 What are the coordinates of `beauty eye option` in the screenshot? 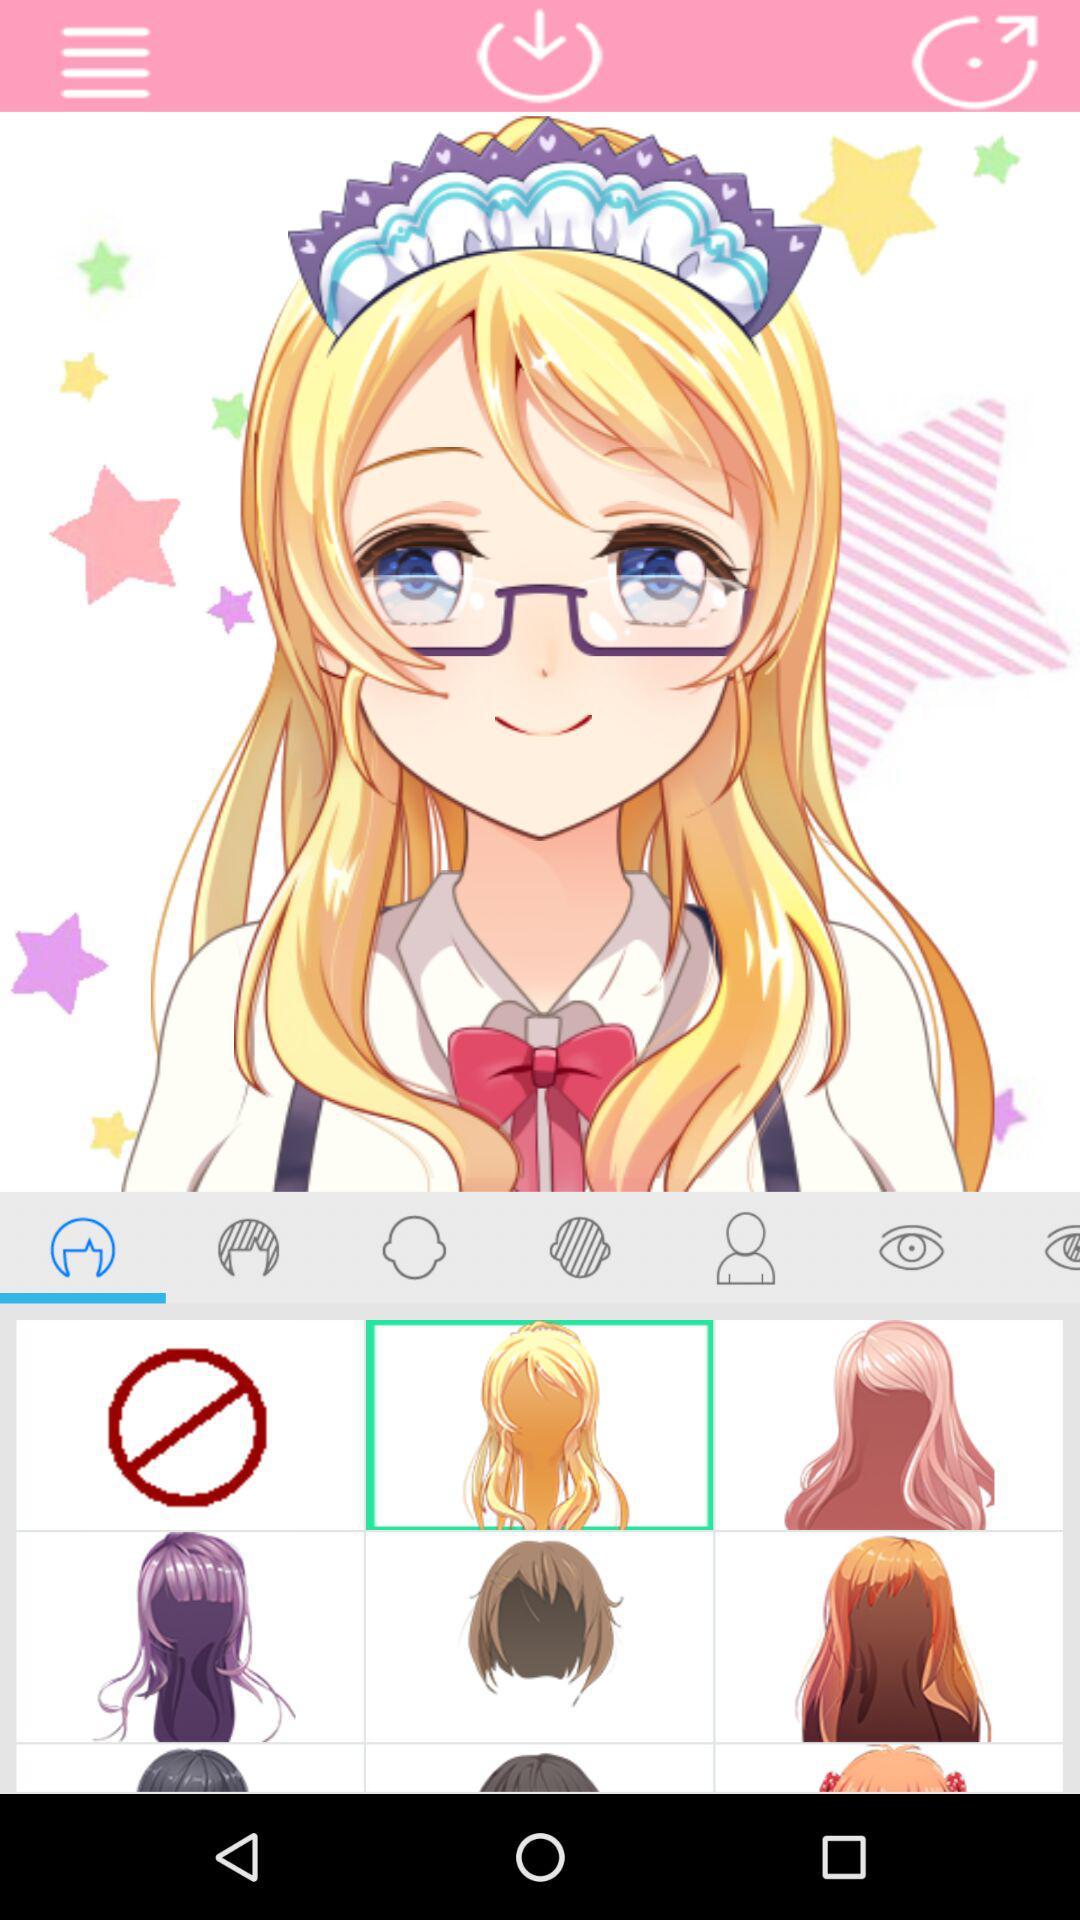 It's located at (1036, 1246).